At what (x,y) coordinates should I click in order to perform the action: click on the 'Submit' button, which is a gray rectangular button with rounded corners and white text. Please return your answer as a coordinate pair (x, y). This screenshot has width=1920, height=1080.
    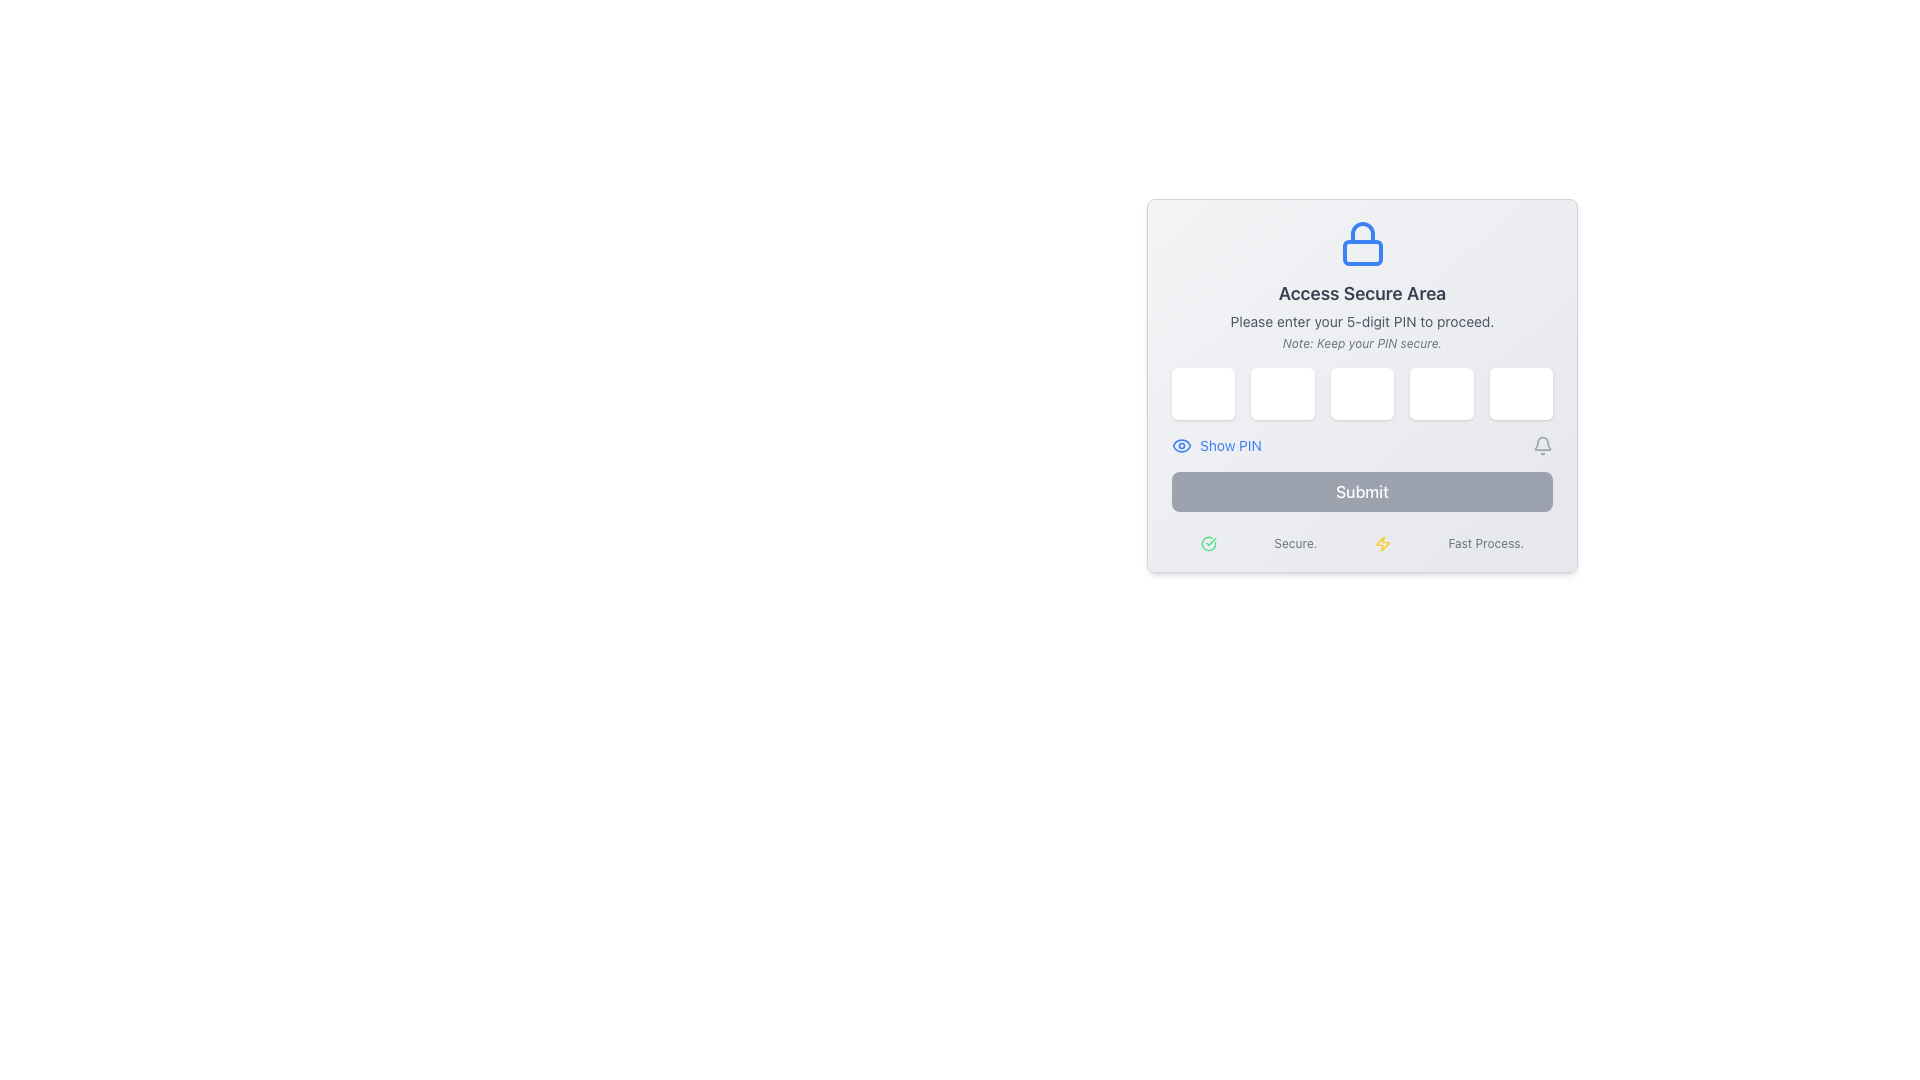
    Looking at the image, I should click on (1361, 492).